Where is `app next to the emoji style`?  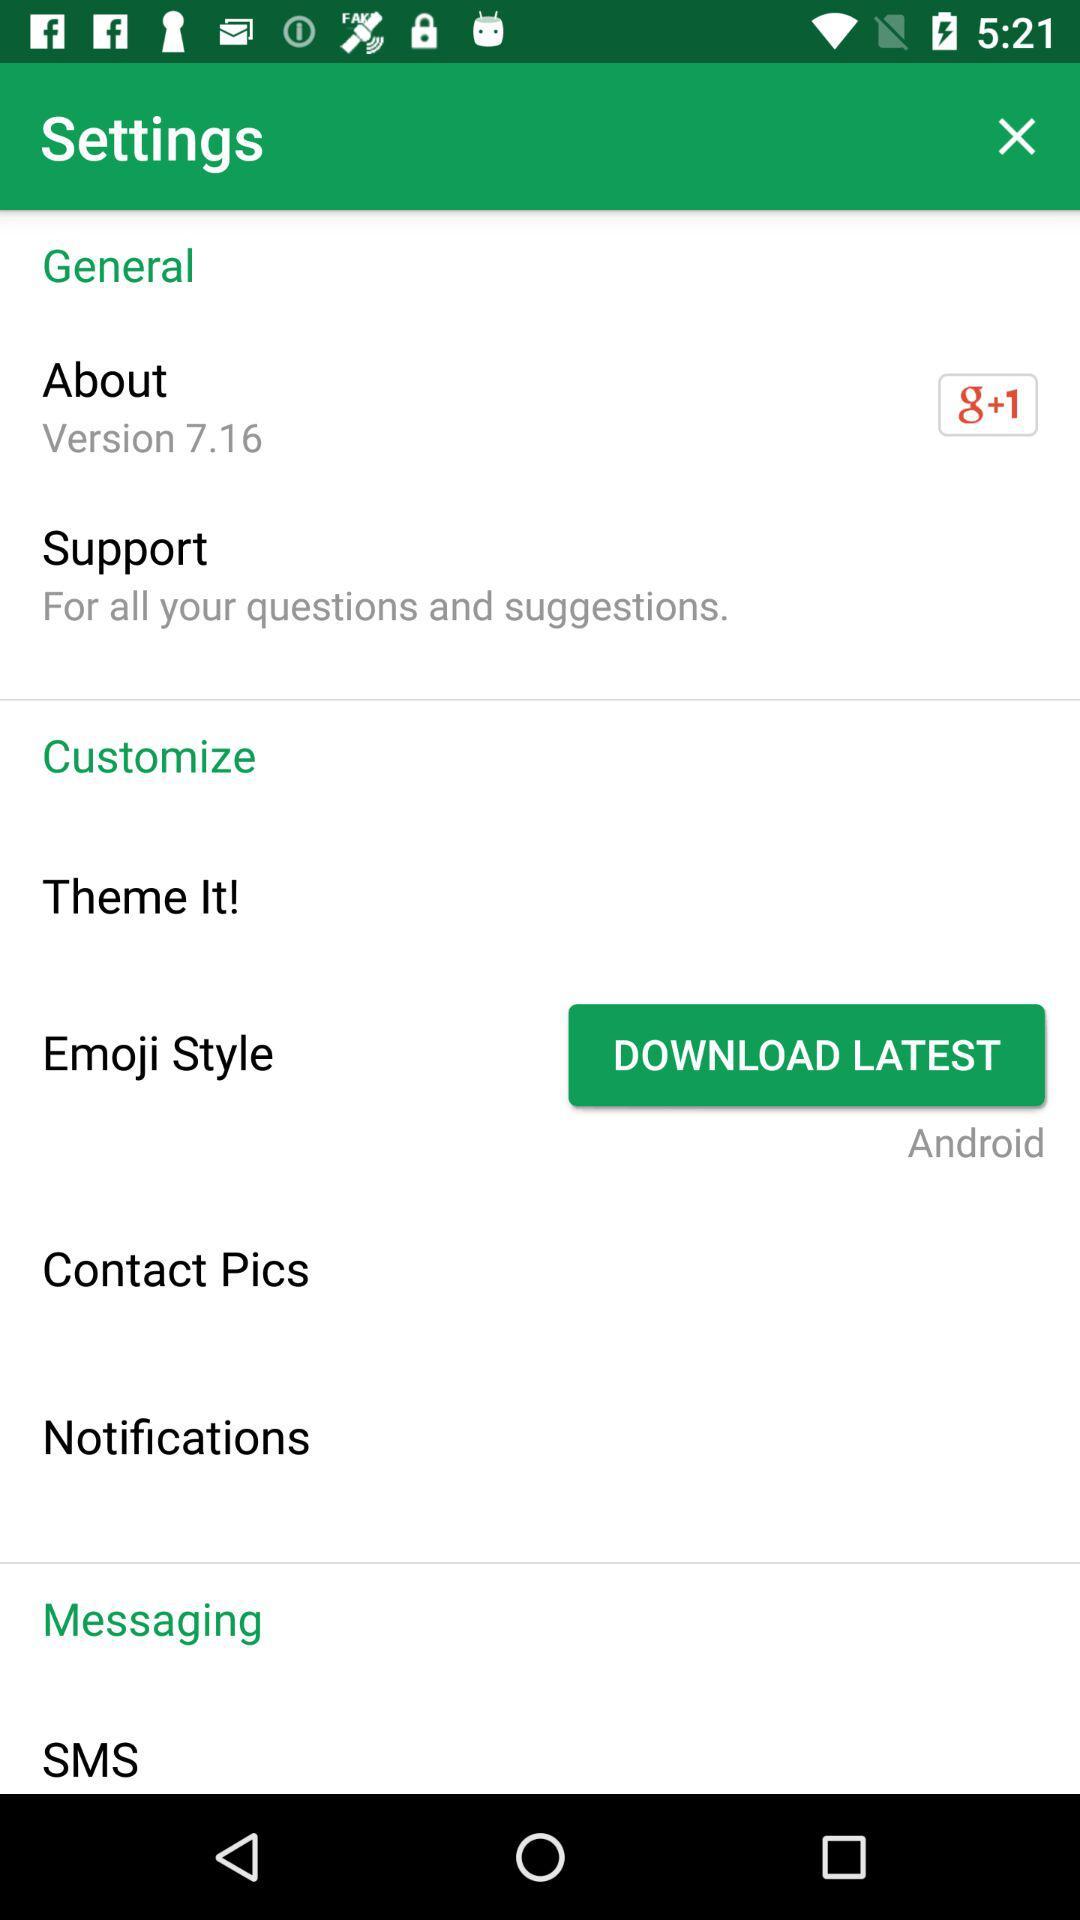
app next to the emoji style is located at coordinates (808, 1054).